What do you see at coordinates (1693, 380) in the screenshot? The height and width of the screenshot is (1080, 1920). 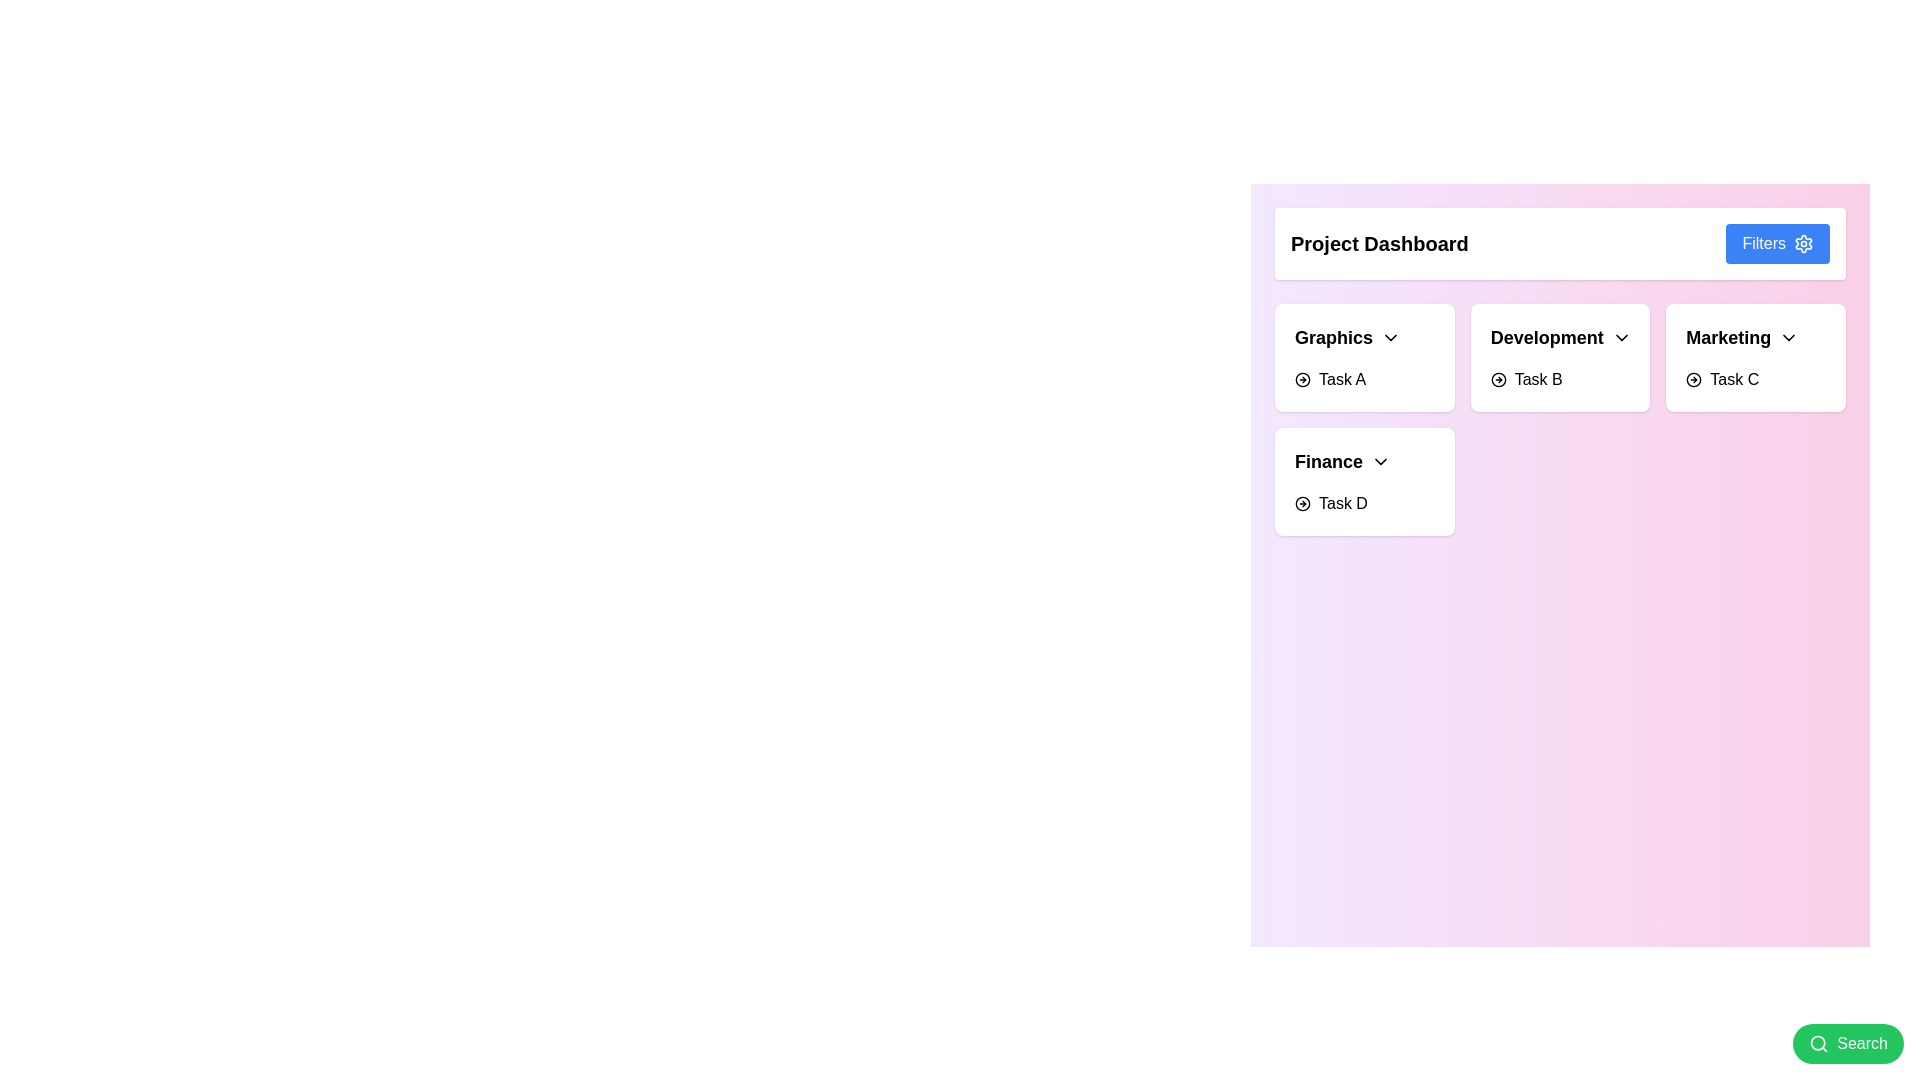 I see `the hollow right-pointing arrow icon within the 'Marketing' task card, located above the text 'Task C'` at bounding box center [1693, 380].